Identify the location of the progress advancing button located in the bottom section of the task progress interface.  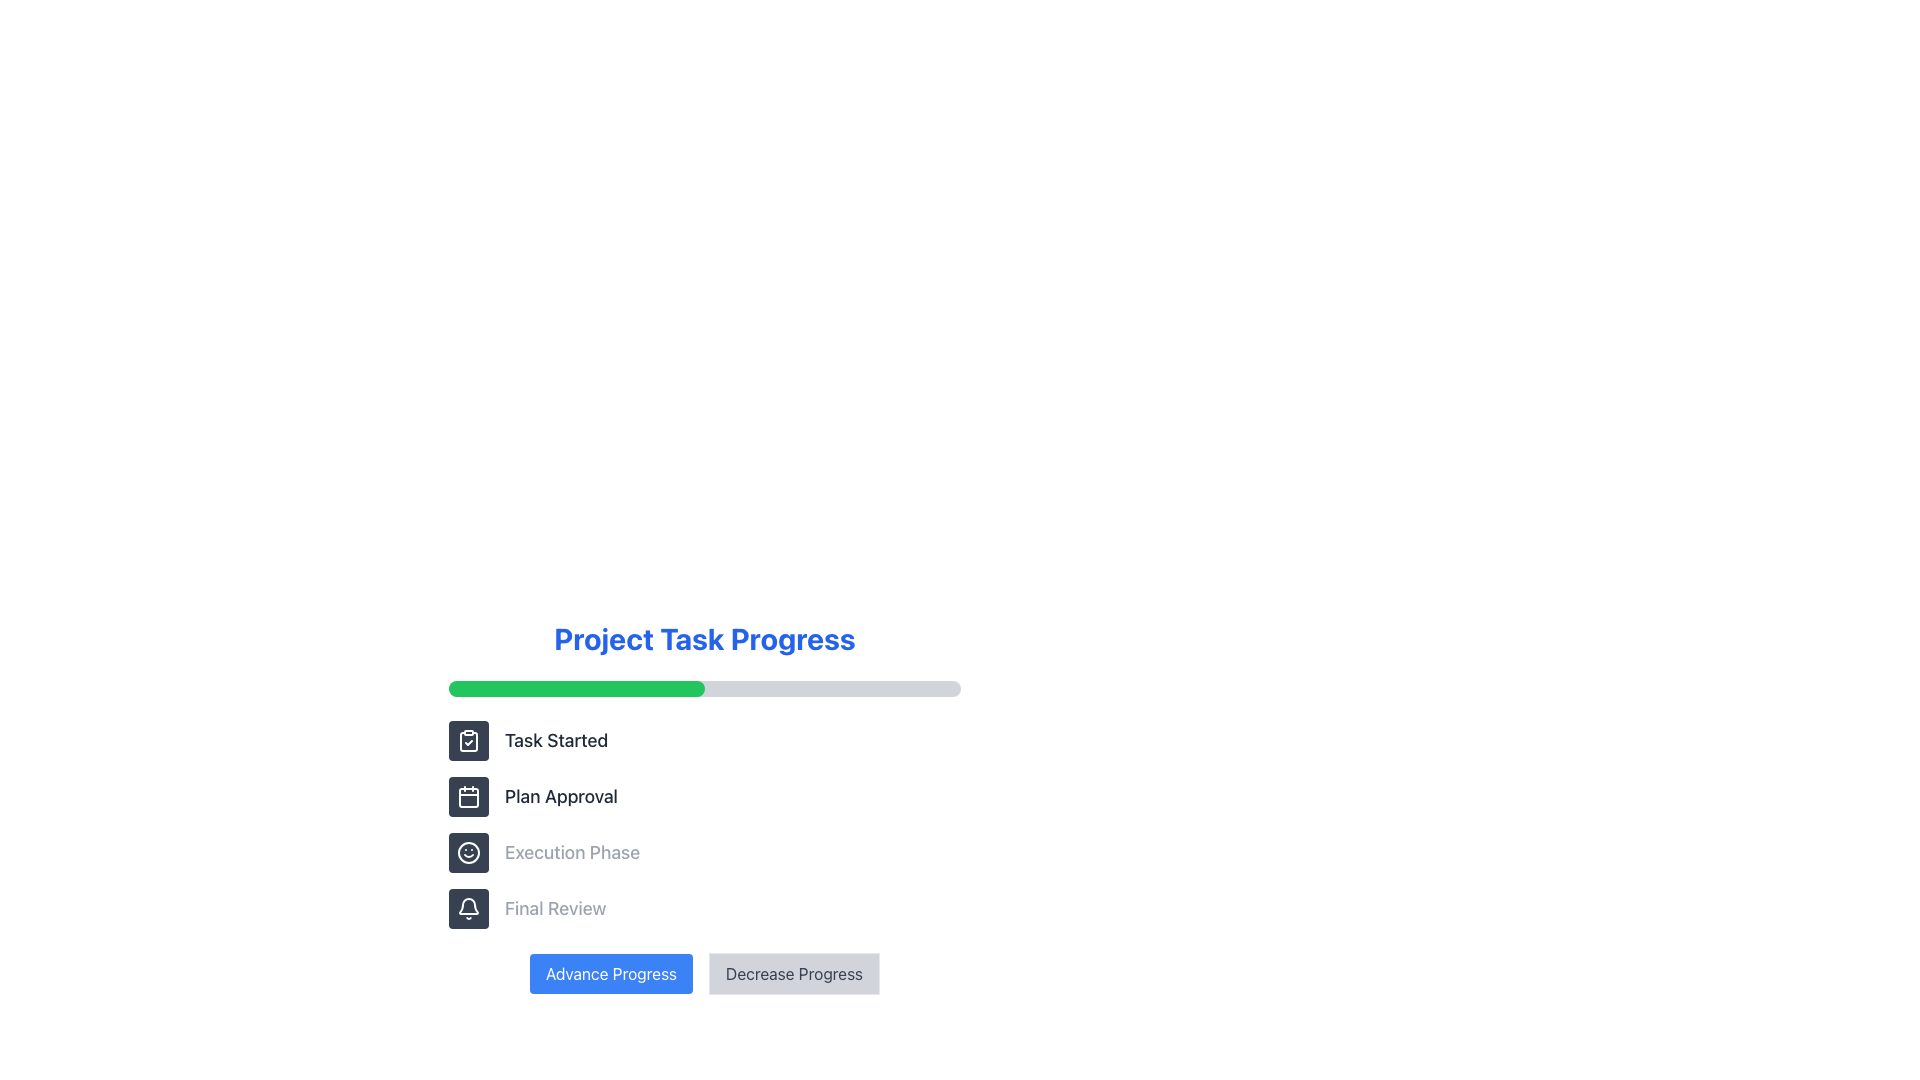
(610, 973).